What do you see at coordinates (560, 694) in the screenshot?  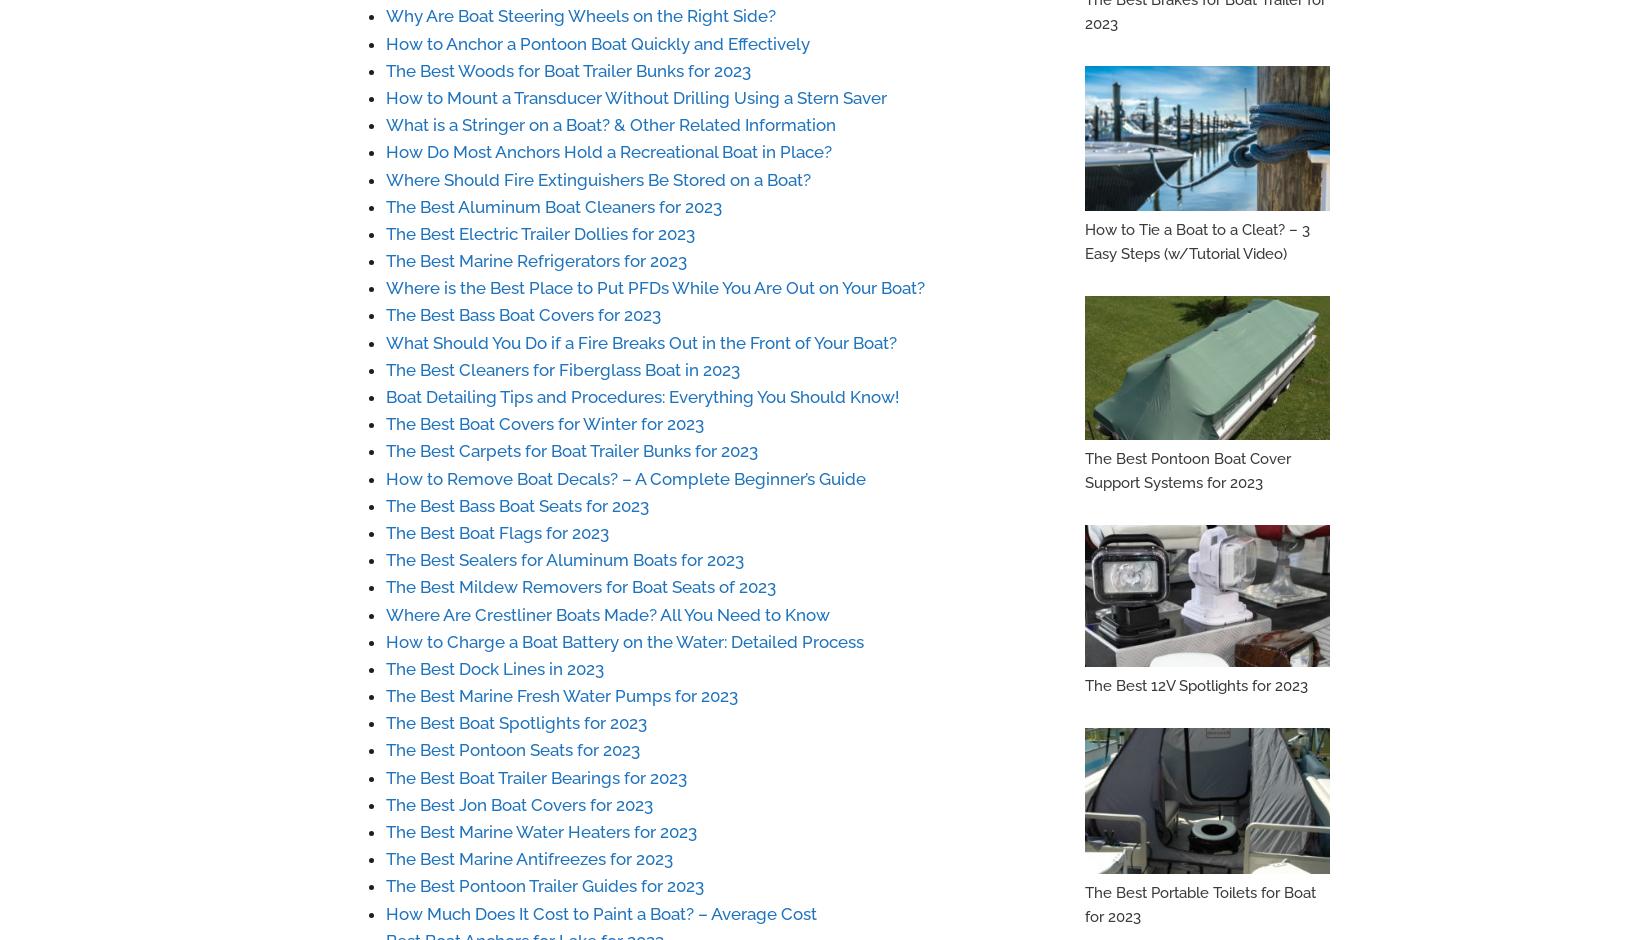 I see `'The Best Marine Fresh Water Pumps for 2023'` at bounding box center [560, 694].